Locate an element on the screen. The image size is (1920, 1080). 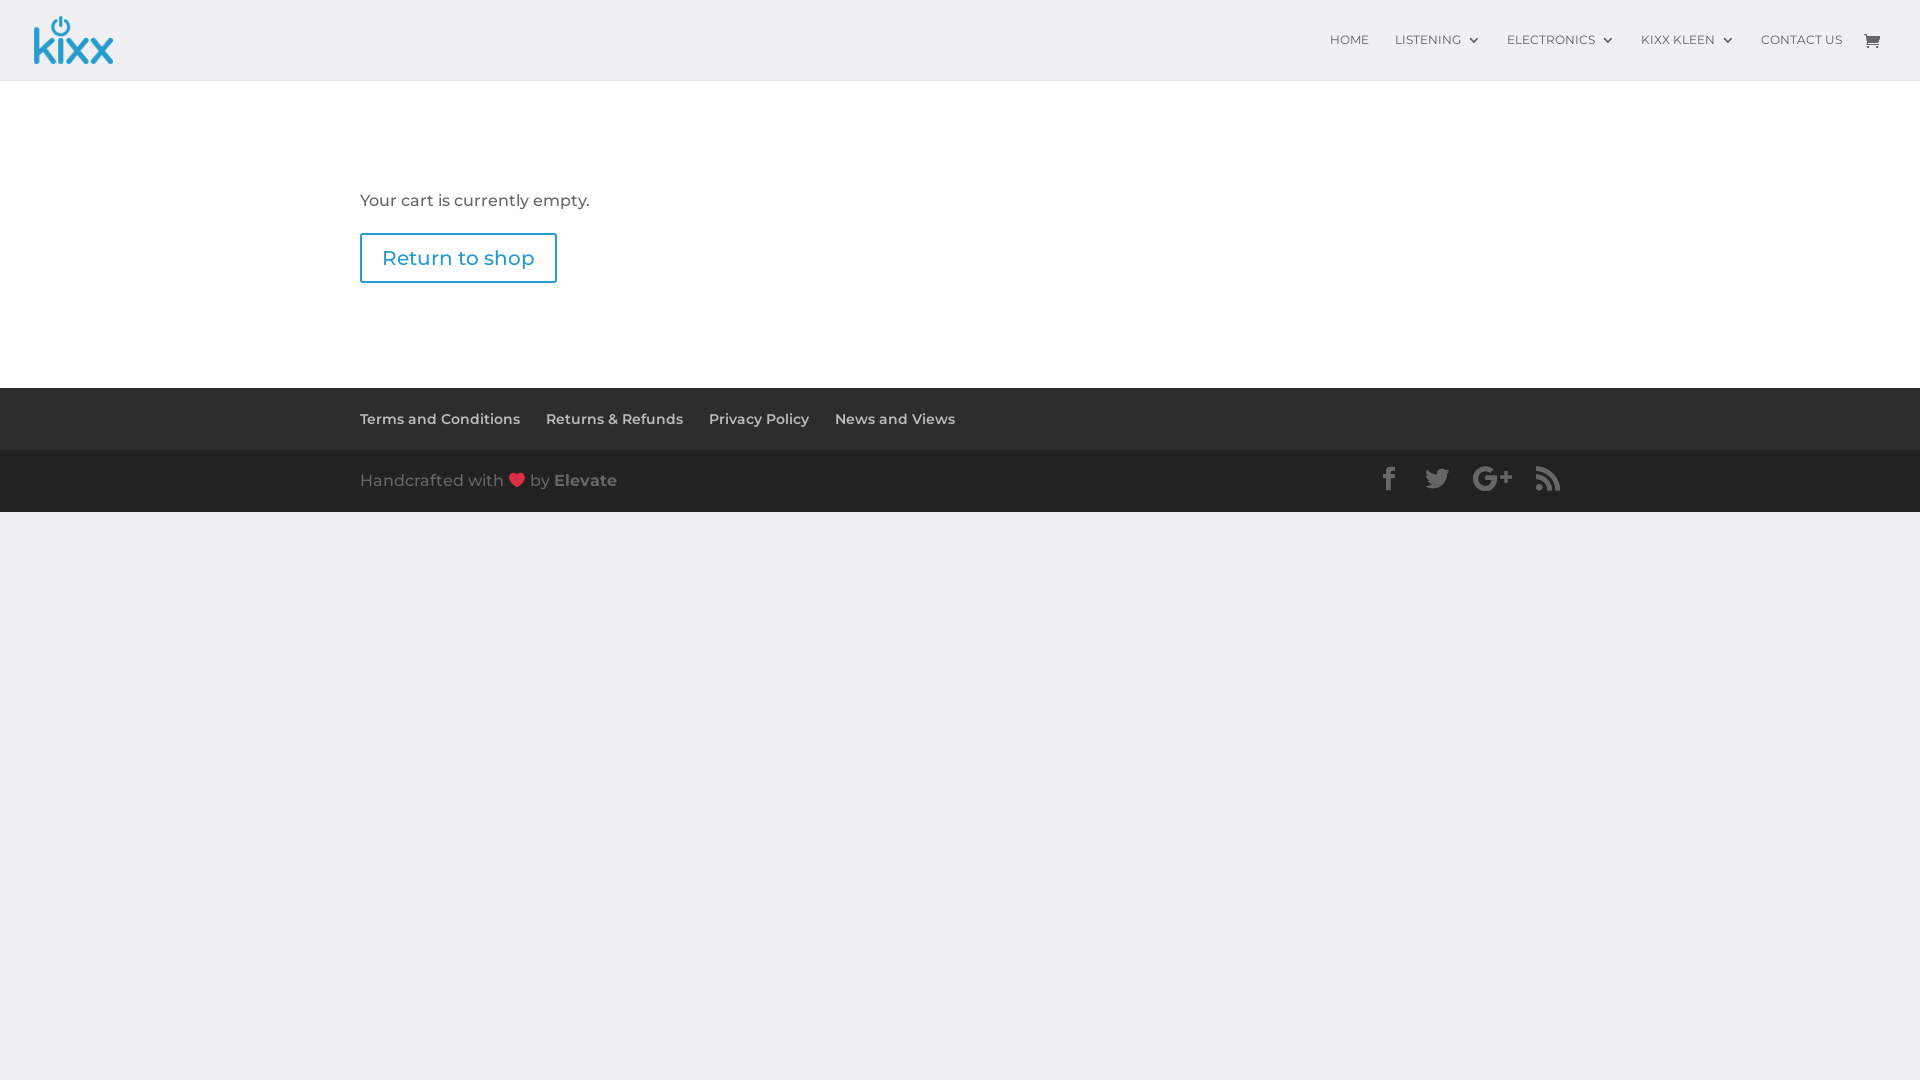
'Return to shop' is located at coordinates (457, 257).